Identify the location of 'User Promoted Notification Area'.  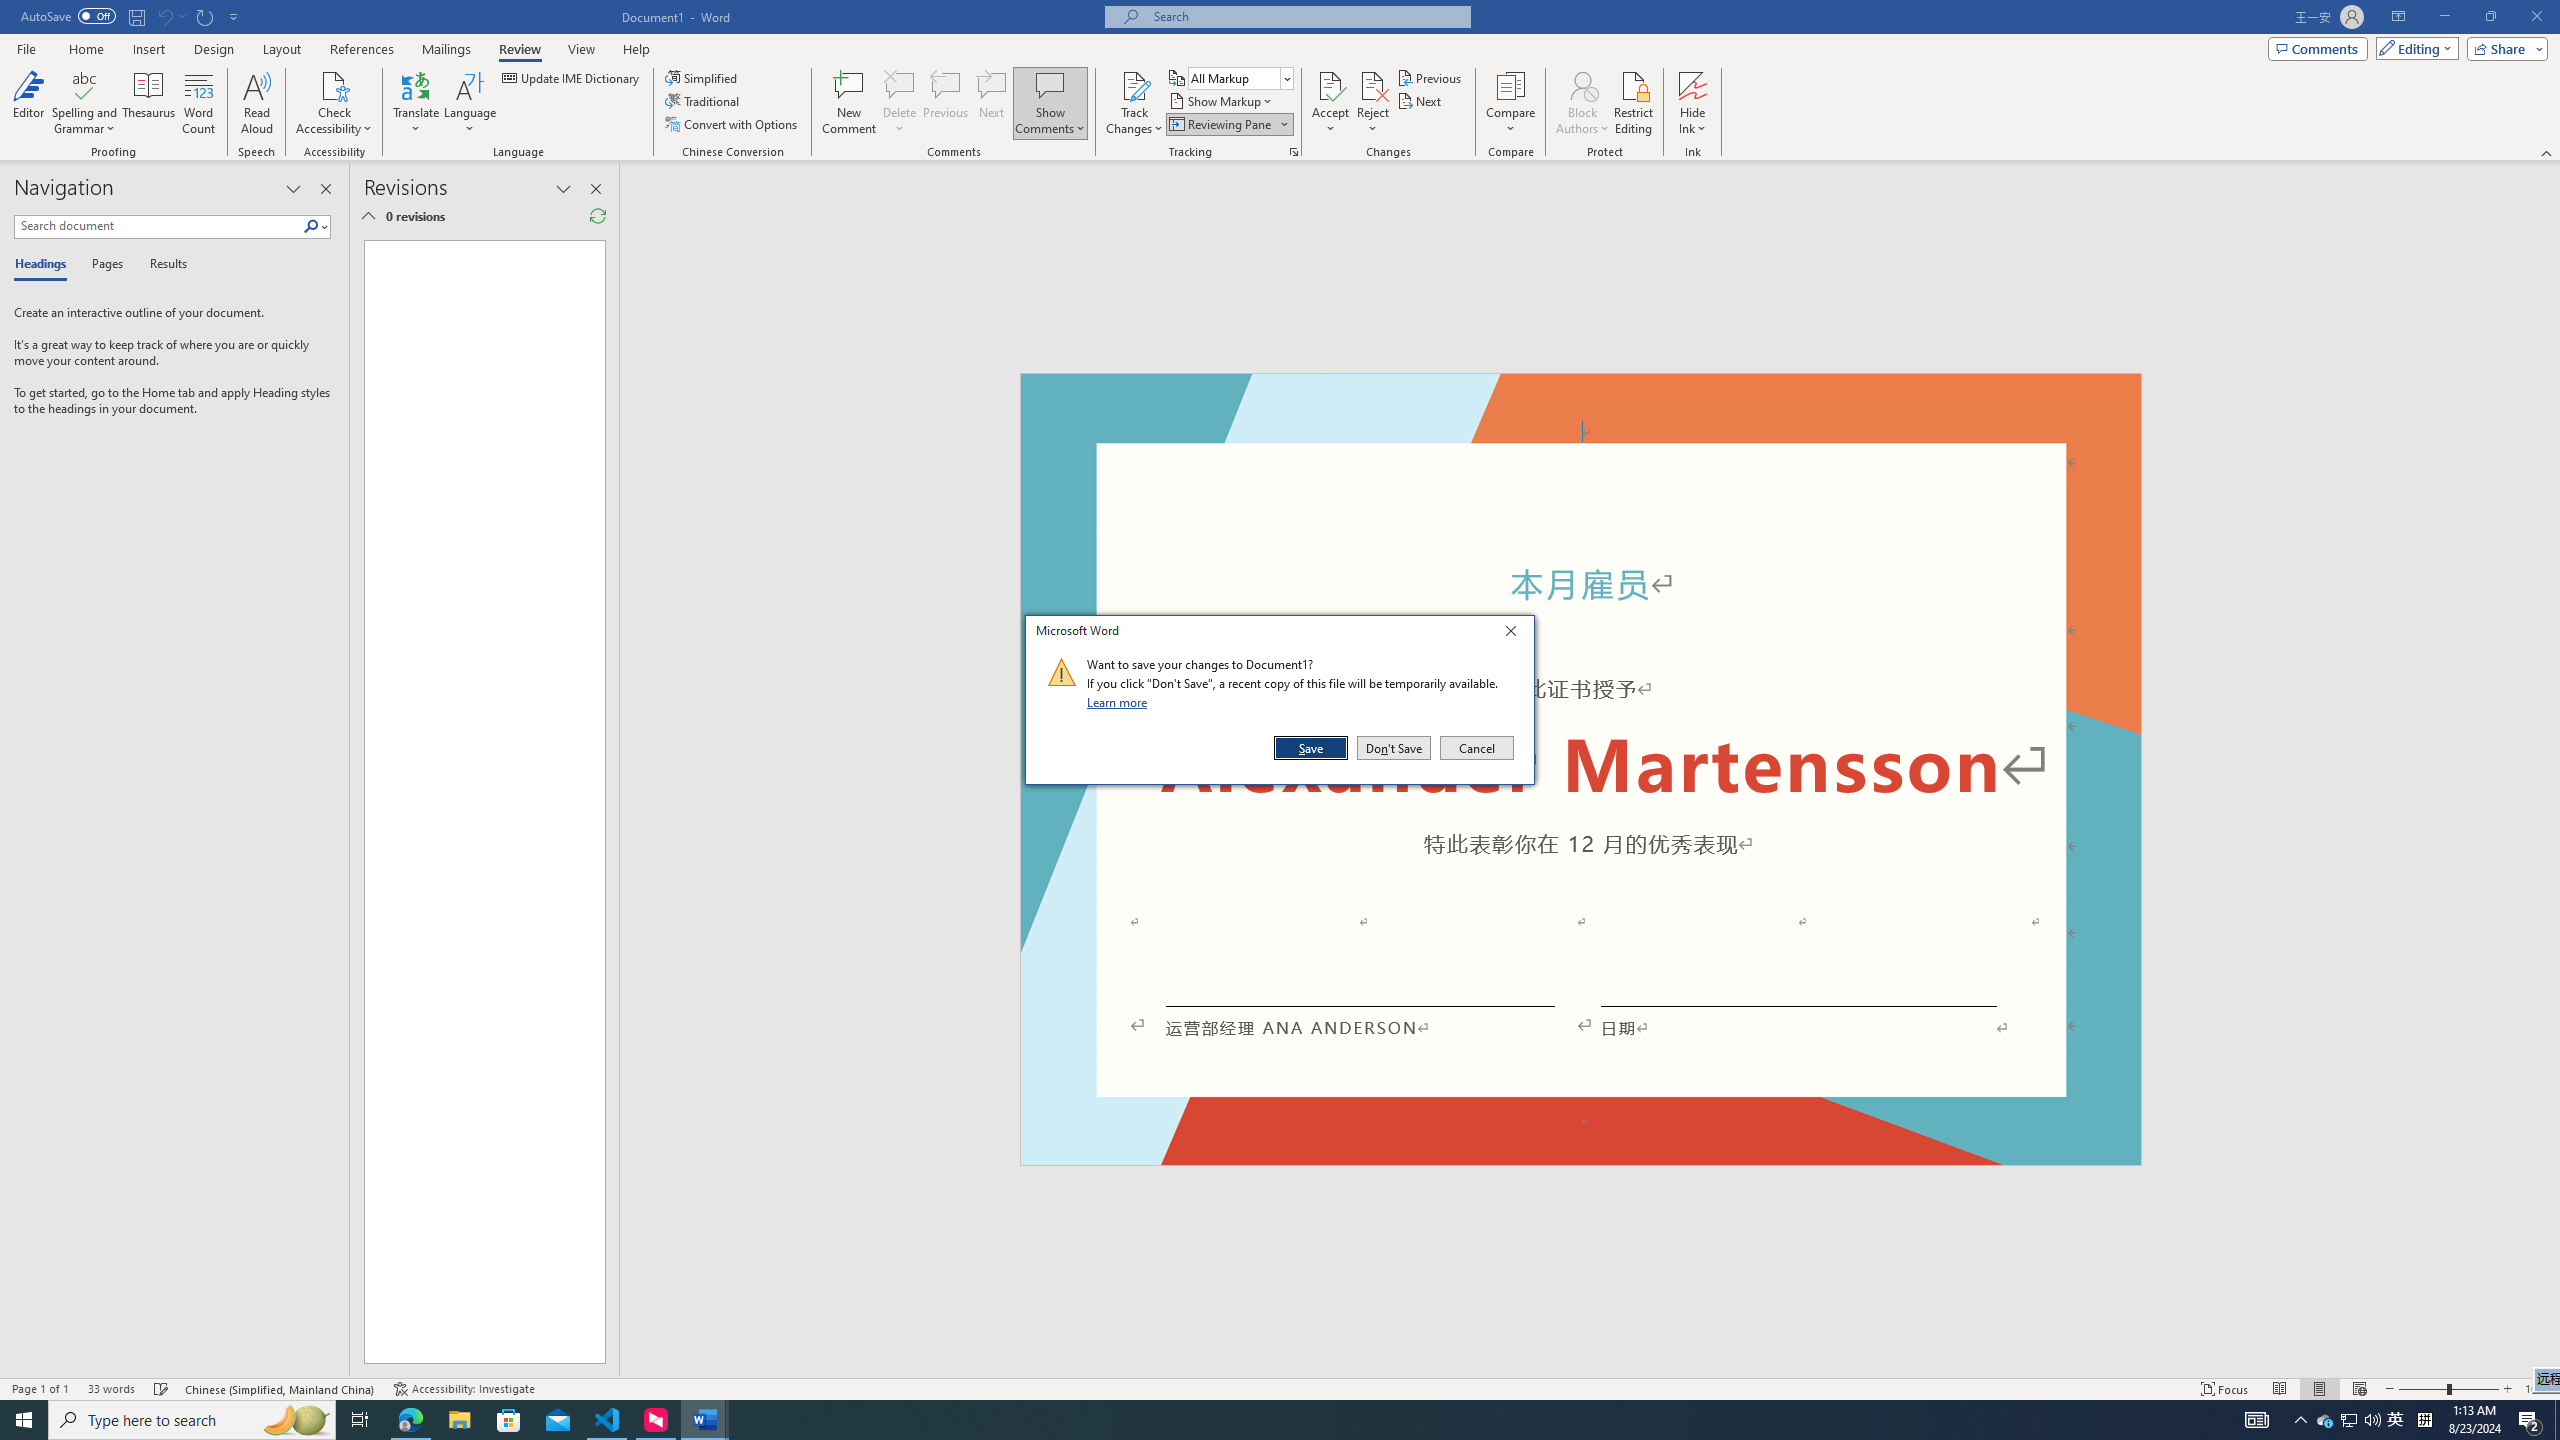
(2349, 1418).